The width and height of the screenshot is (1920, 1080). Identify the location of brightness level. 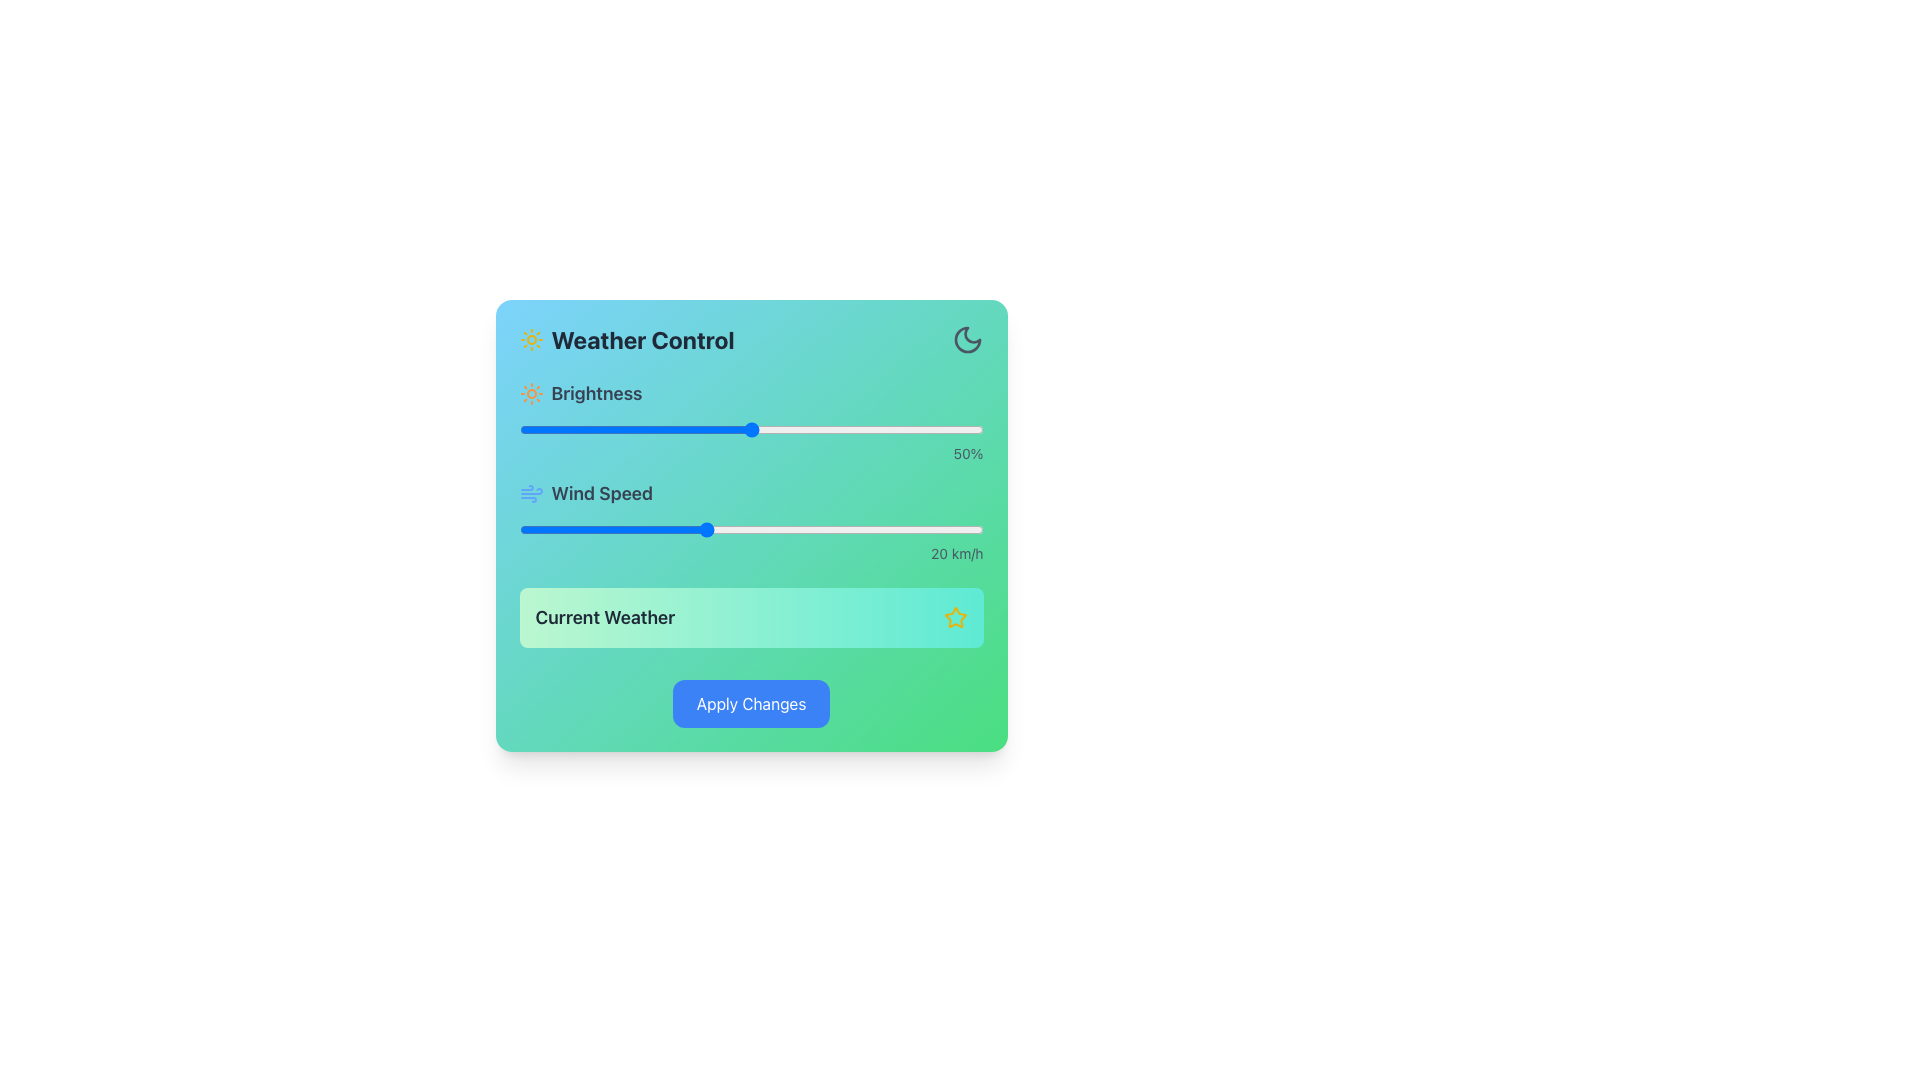
(796, 428).